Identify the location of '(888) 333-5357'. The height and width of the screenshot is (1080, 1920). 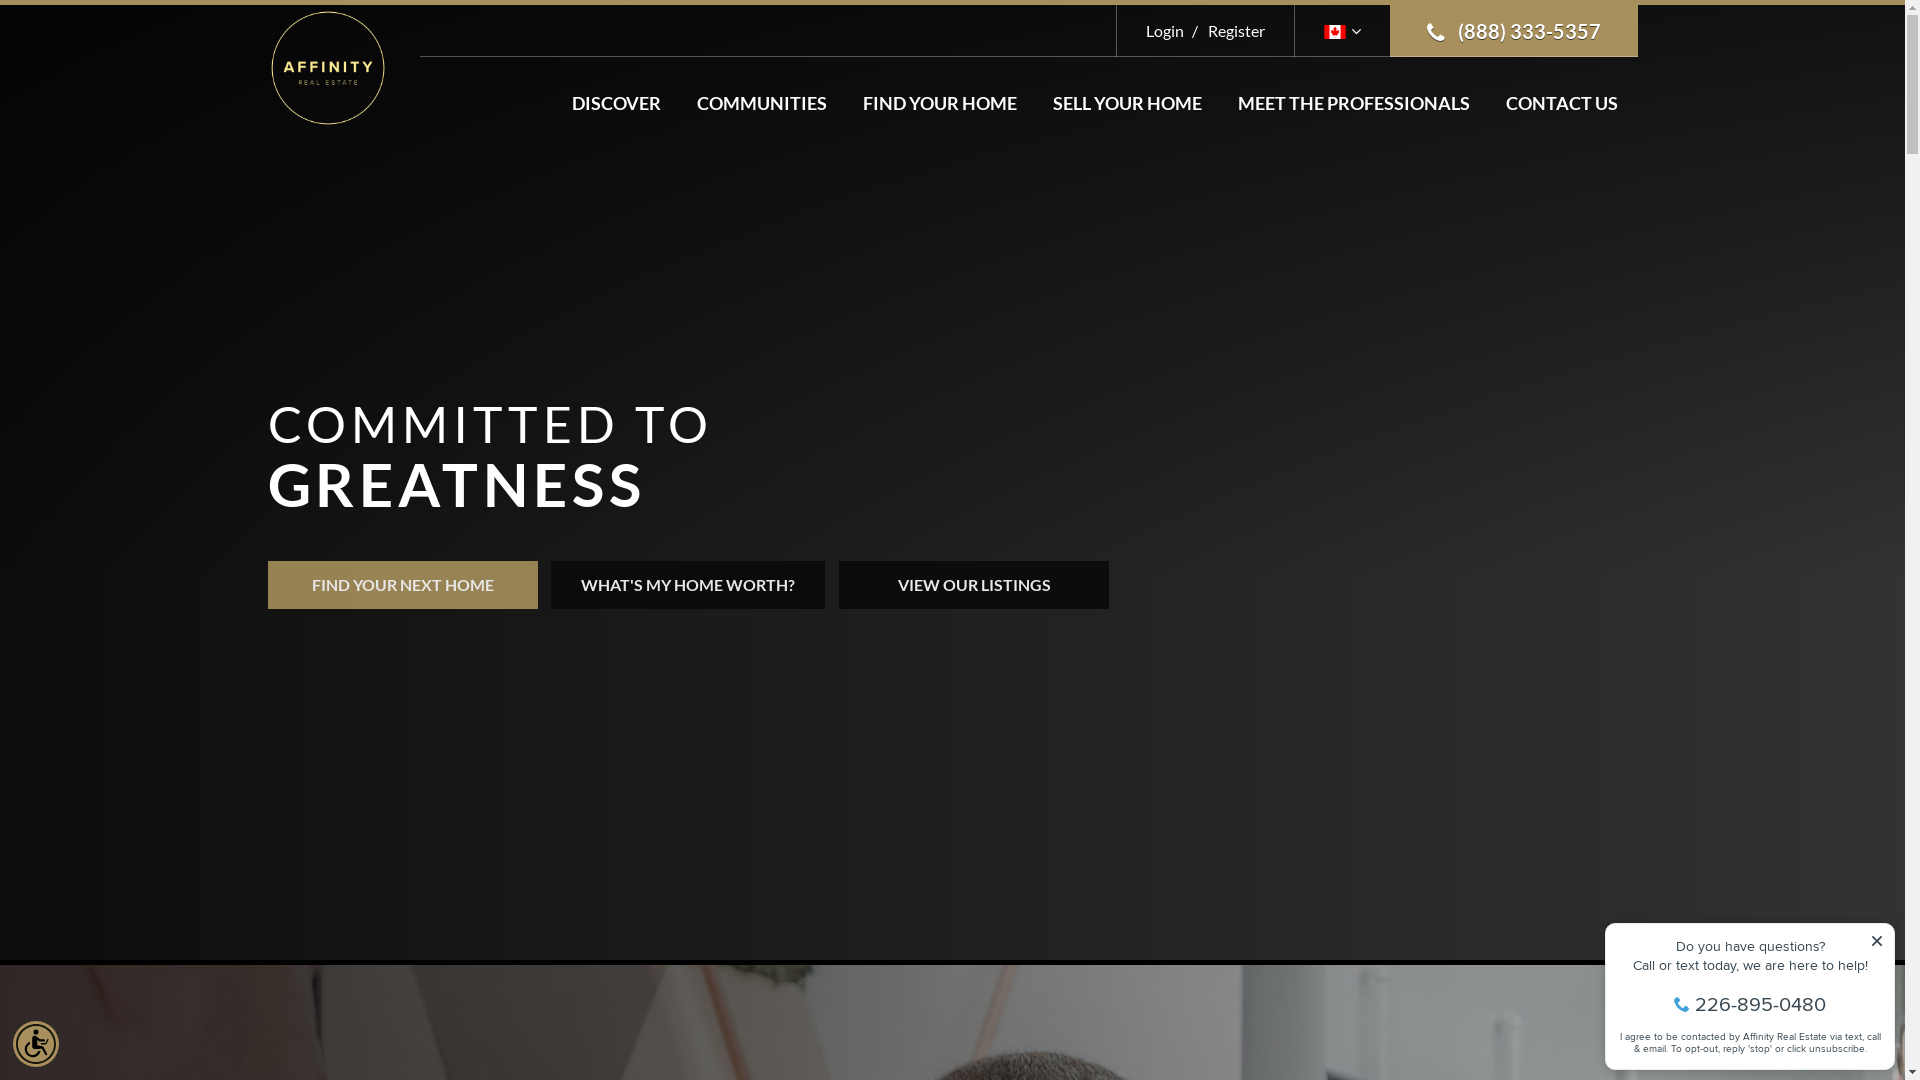
(1513, 30).